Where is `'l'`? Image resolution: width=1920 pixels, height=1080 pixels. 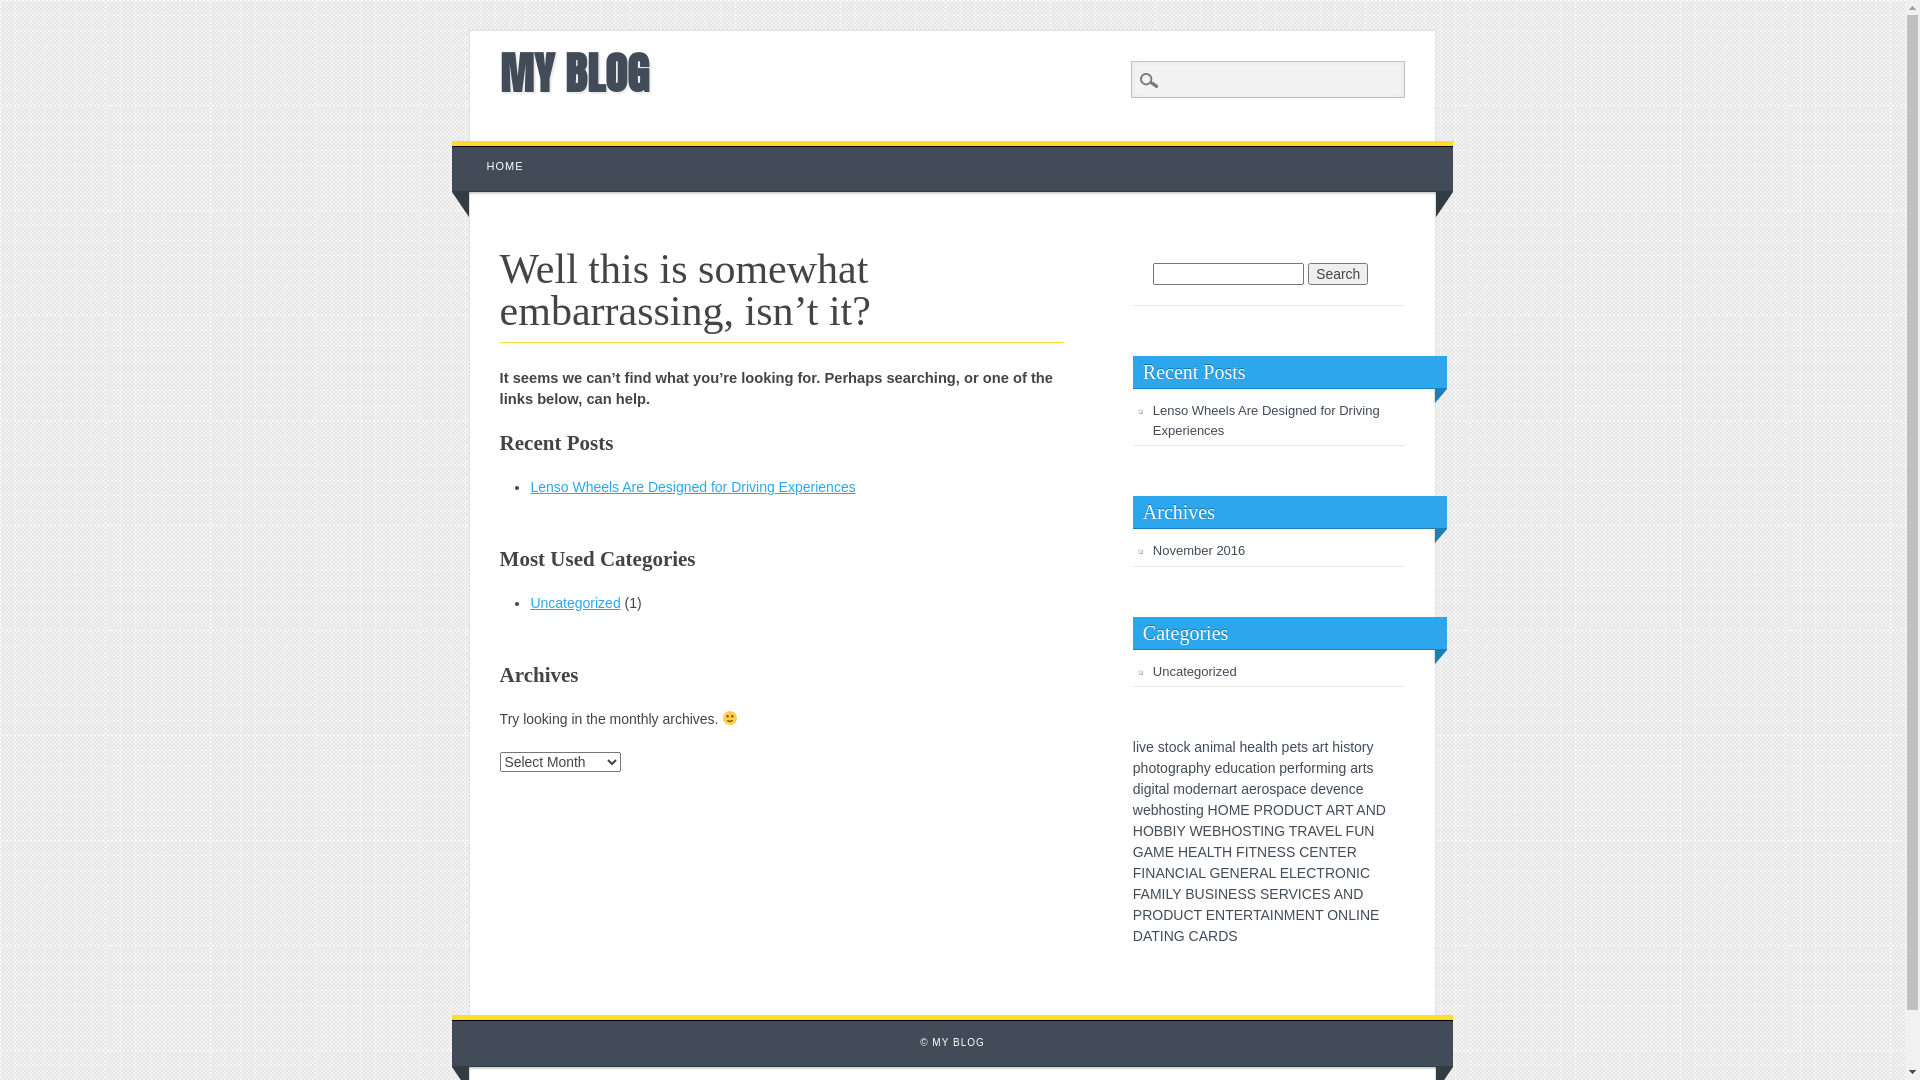 'l' is located at coordinates (1263, 747).